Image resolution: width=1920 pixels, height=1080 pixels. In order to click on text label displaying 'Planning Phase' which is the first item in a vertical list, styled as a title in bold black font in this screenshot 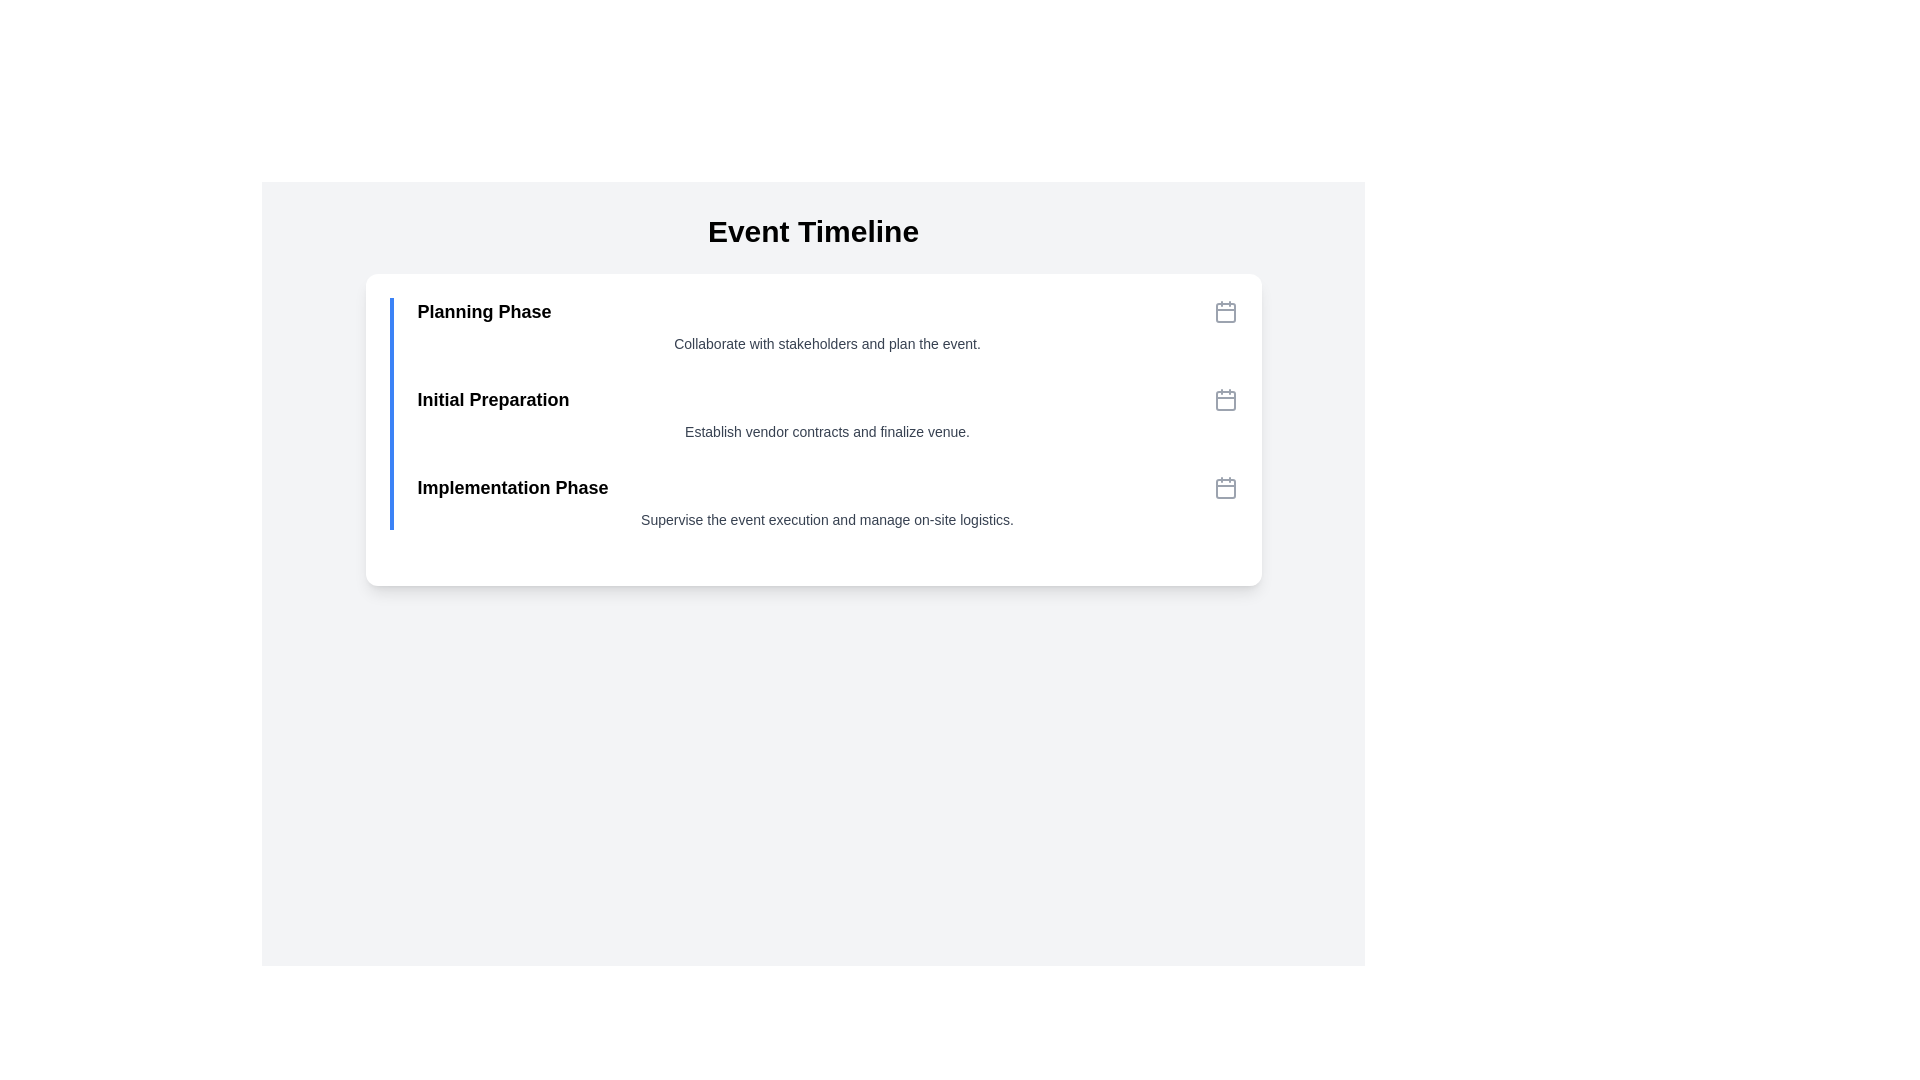, I will do `click(484, 312)`.